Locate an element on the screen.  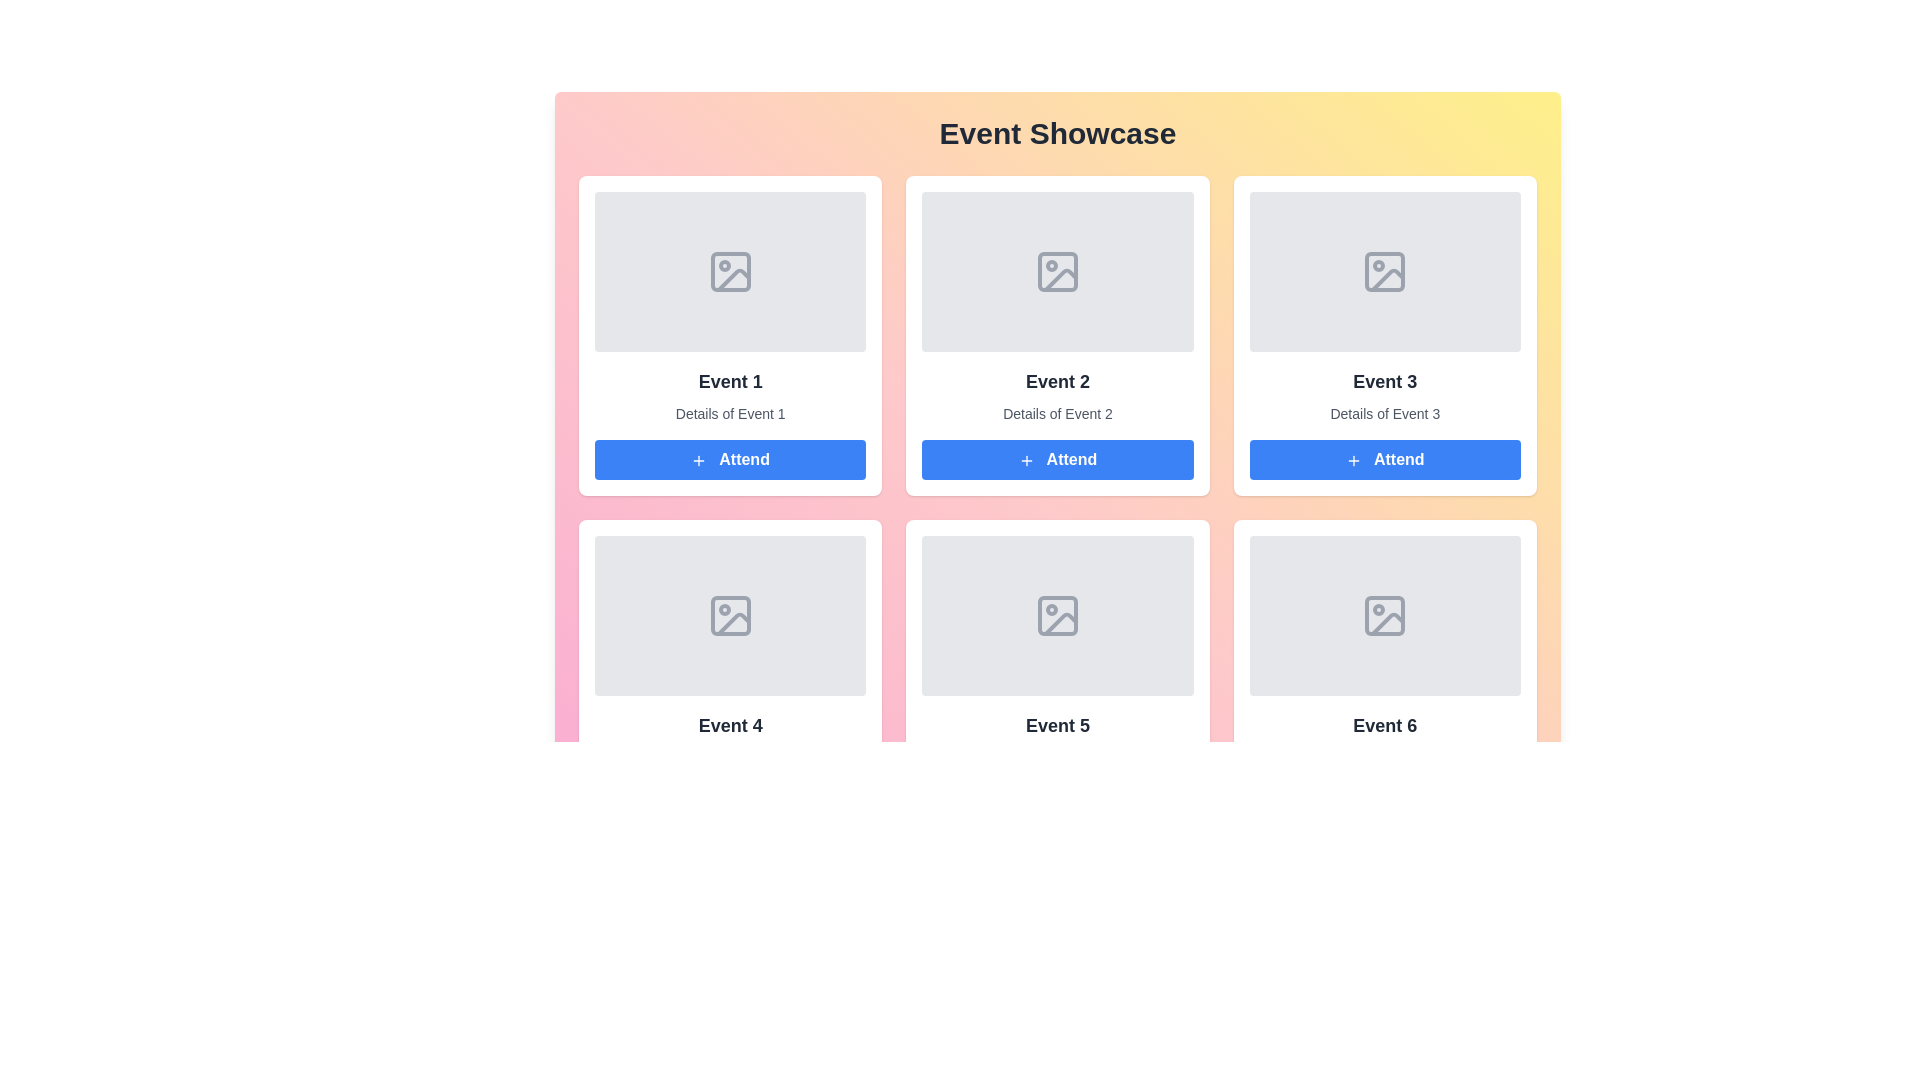
the gray rectangular image placeholder with rounded edges located at the top center of the card displaying 'Event 5' is located at coordinates (1056, 615).